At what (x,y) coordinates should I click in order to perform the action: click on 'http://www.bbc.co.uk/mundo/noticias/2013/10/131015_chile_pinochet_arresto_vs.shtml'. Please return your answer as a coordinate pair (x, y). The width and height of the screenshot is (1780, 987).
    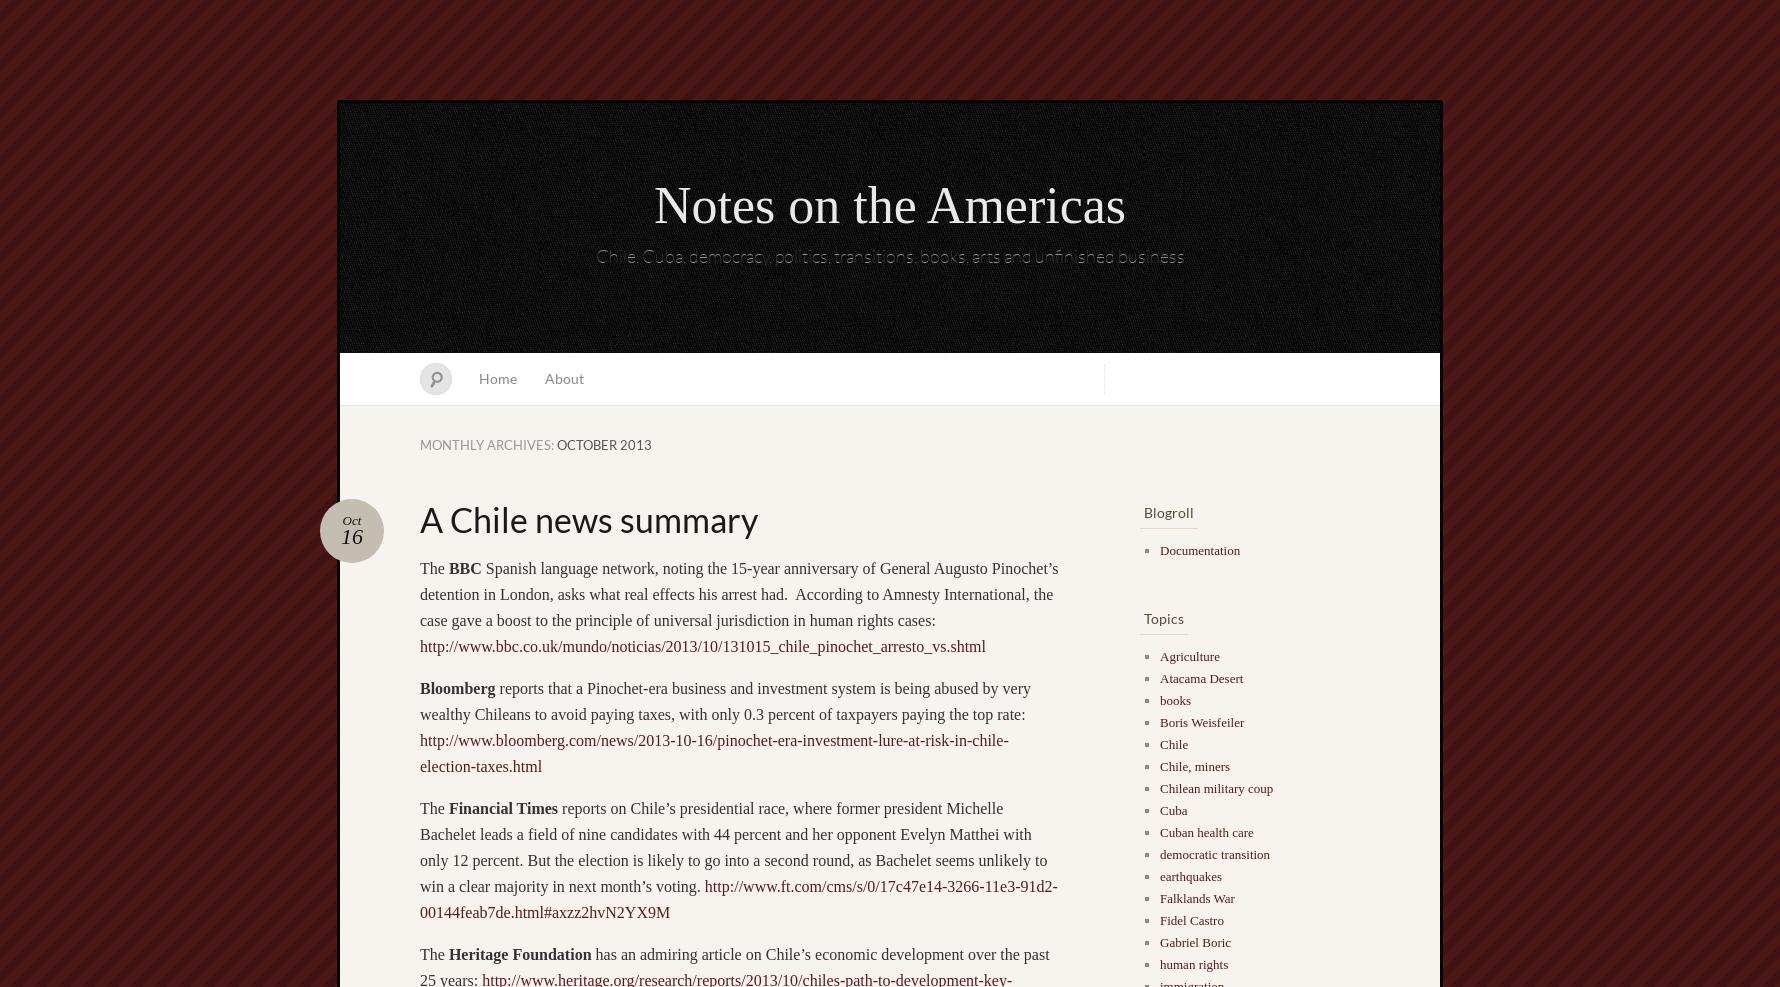
    Looking at the image, I should click on (701, 645).